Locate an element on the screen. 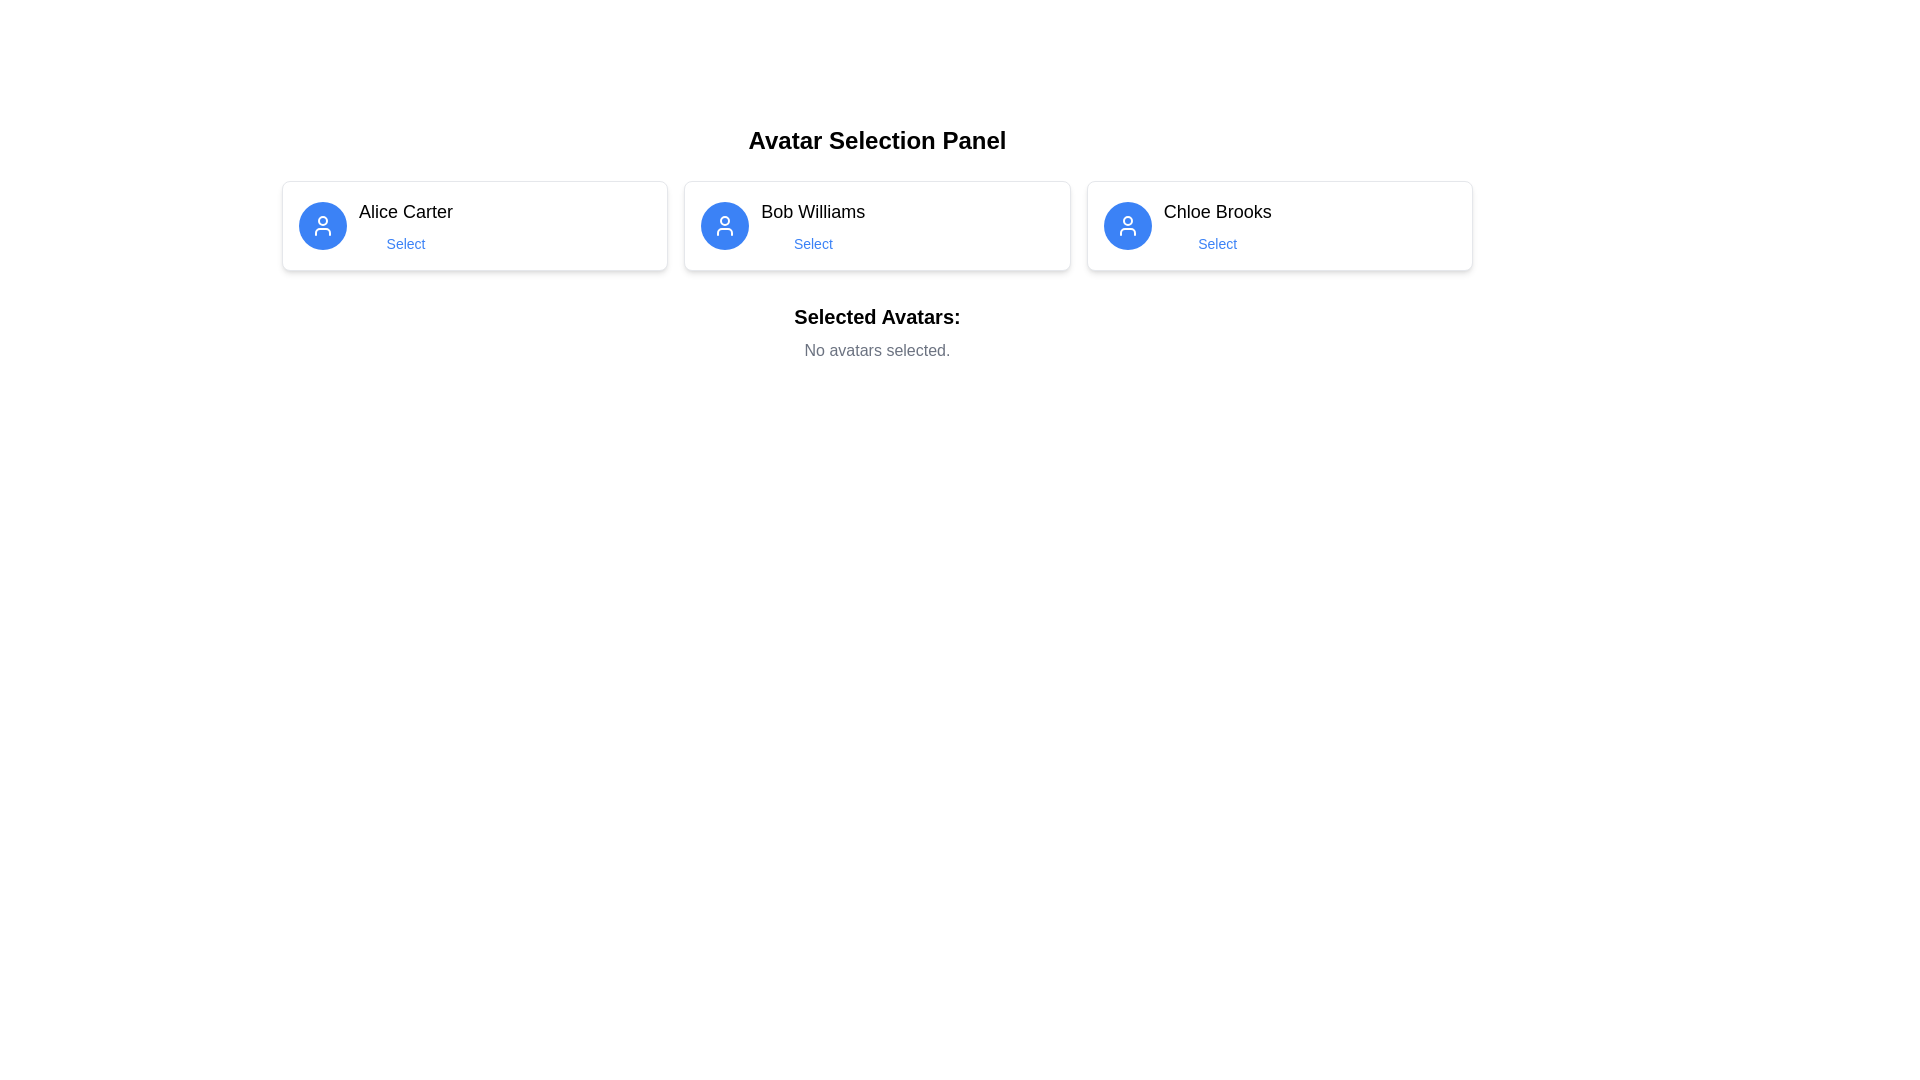 The image size is (1920, 1080). the Text Label that indicates the purpose of the section below it, which lists selected avatars, located in the middle section of the UI, directly underneath the 'Avatar Selection Panel' heading is located at coordinates (877, 315).